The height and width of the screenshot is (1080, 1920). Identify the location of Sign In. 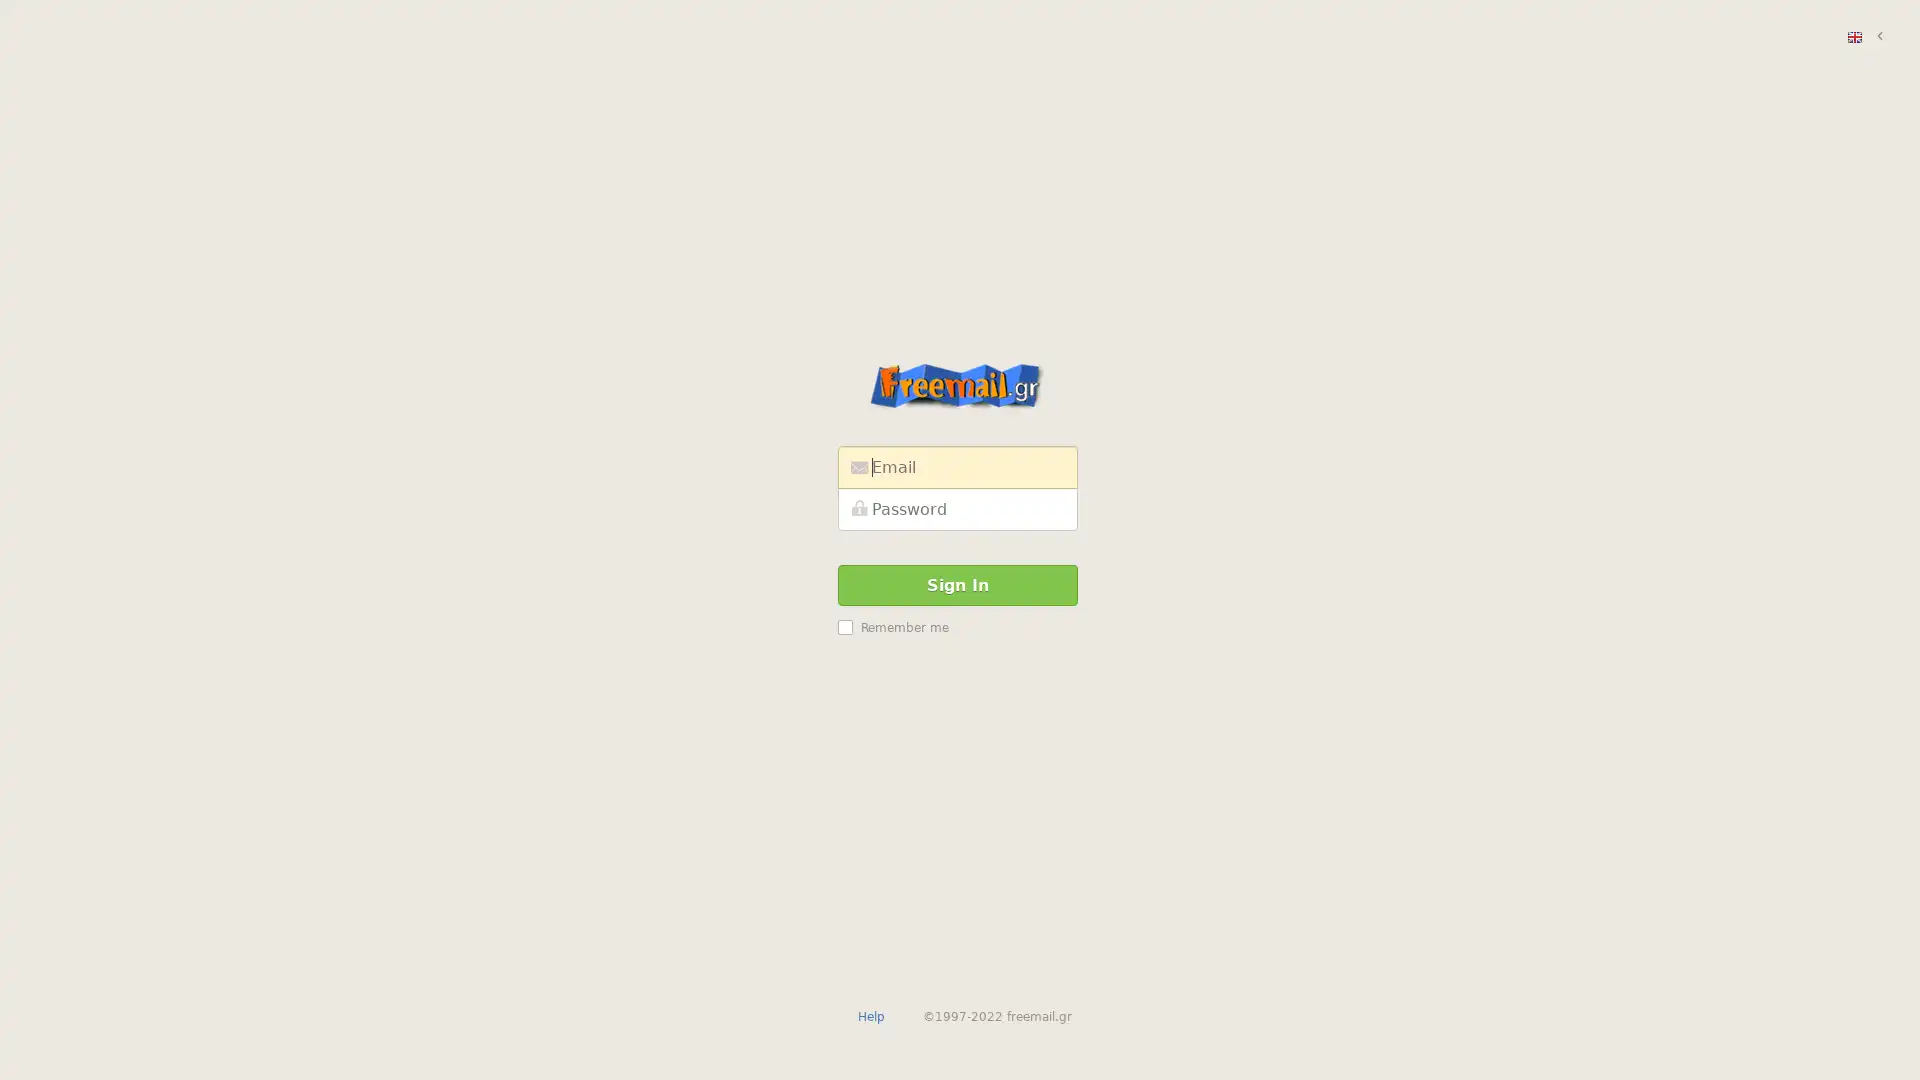
(957, 584).